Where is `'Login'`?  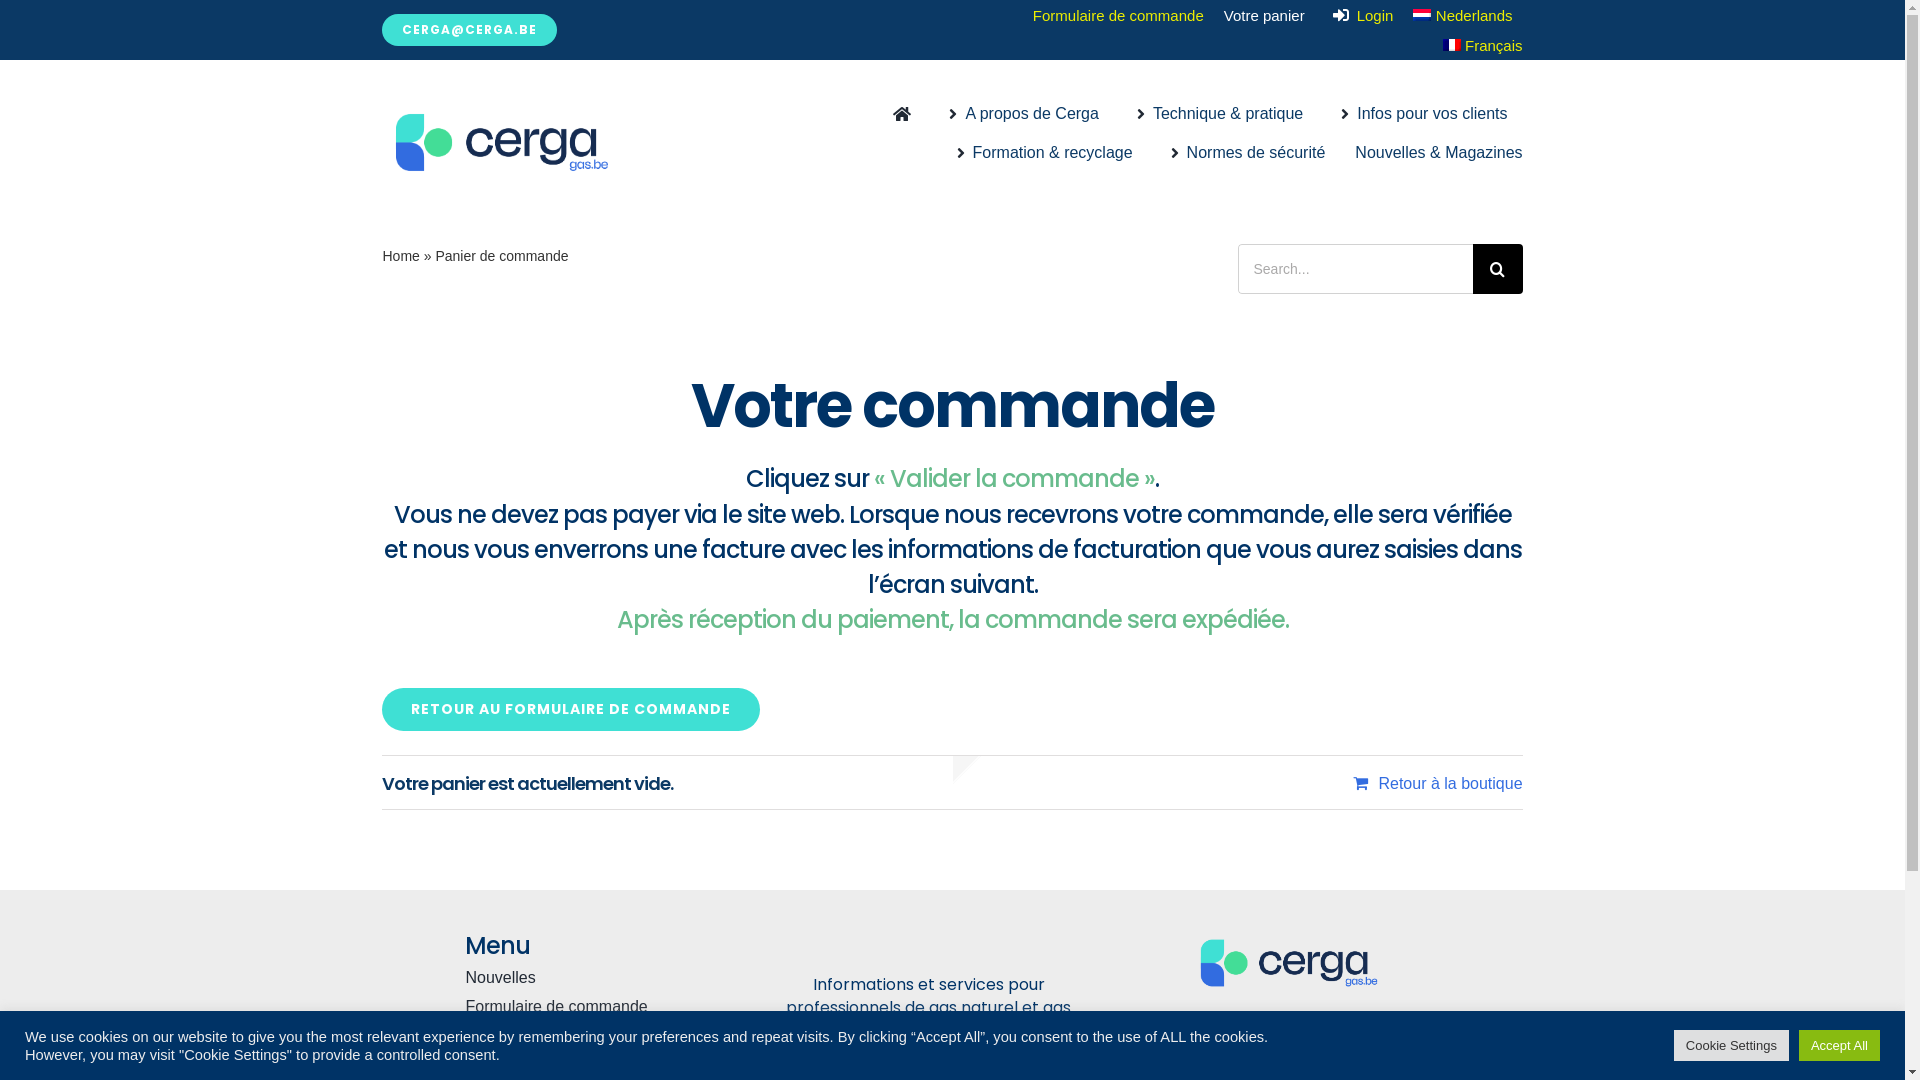 'Login' is located at coordinates (1359, 15).